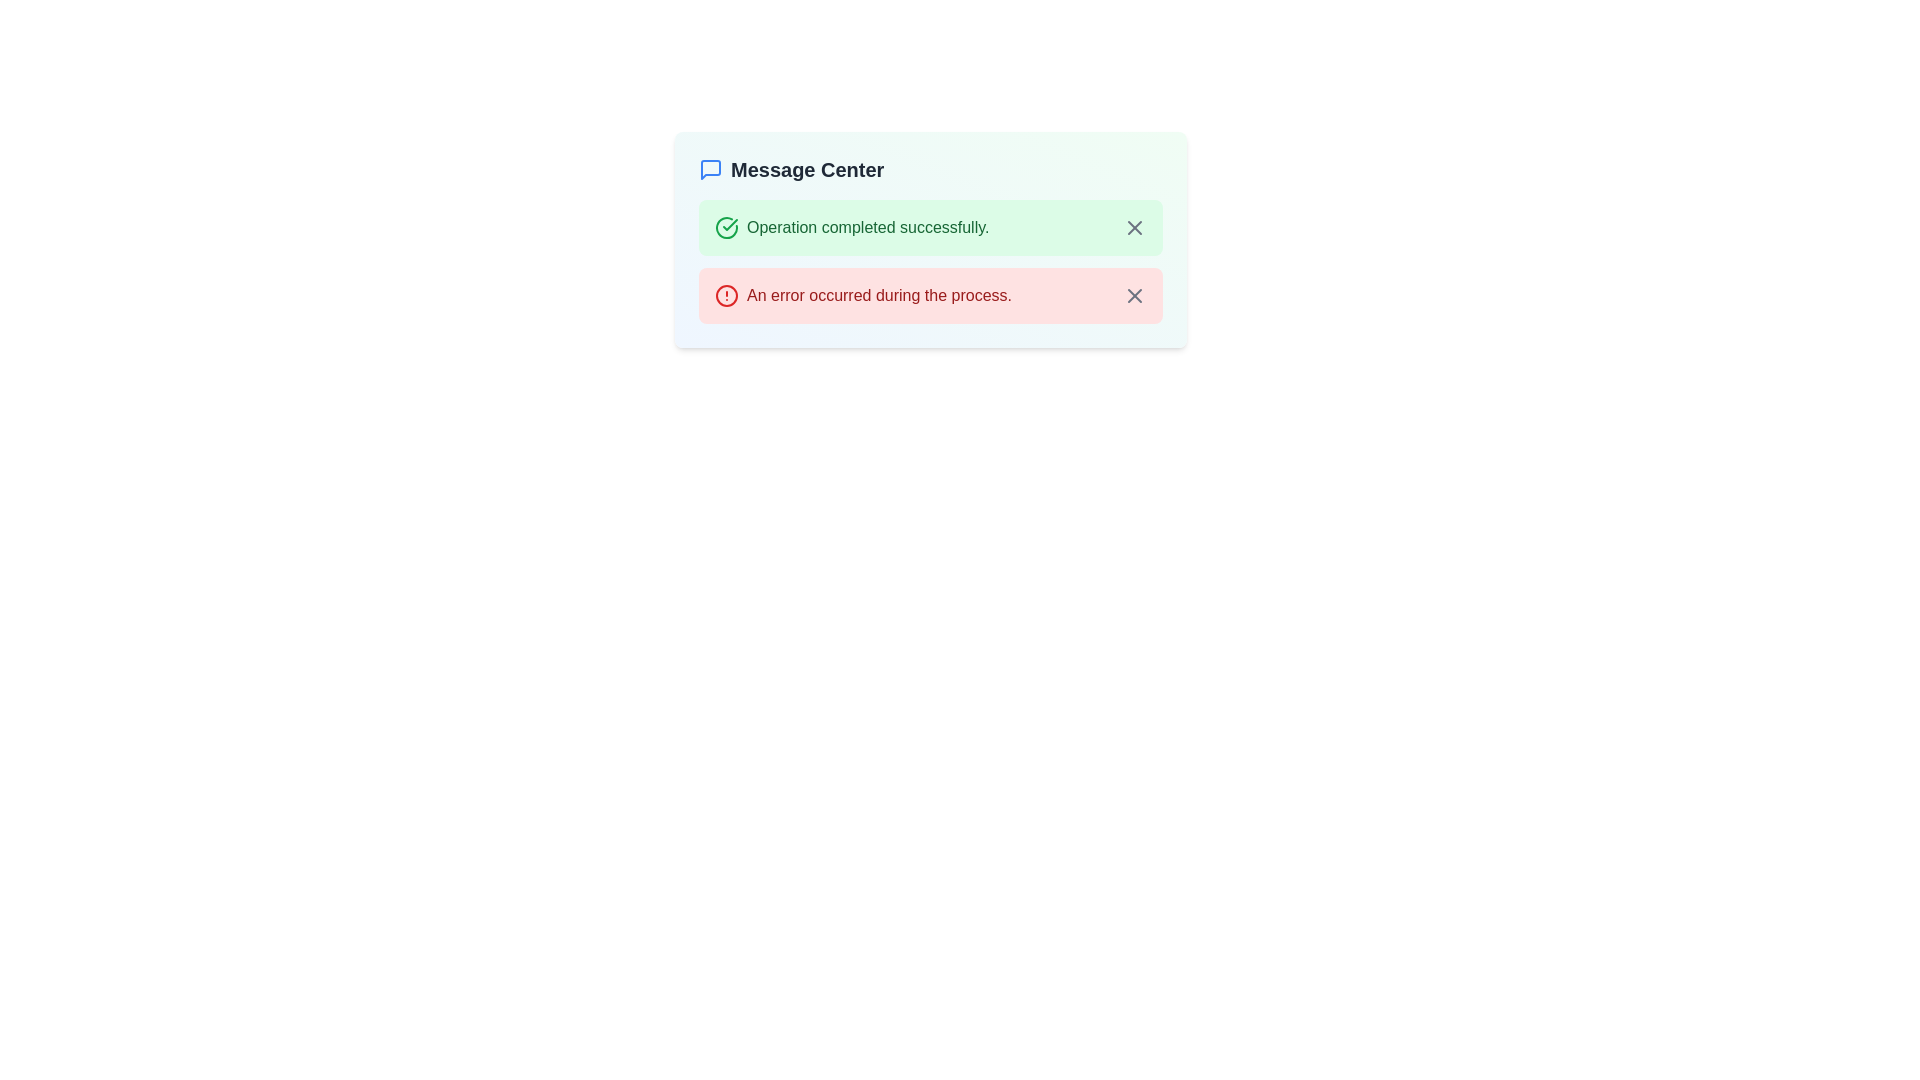 The height and width of the screenshot is (1080, 1920). Describe the element at coordinates (807, 168) in the screenshot. I see `the 'Message Center' text label which is prominently displayed in a bold and large font at the top section of the notification area` at that location.